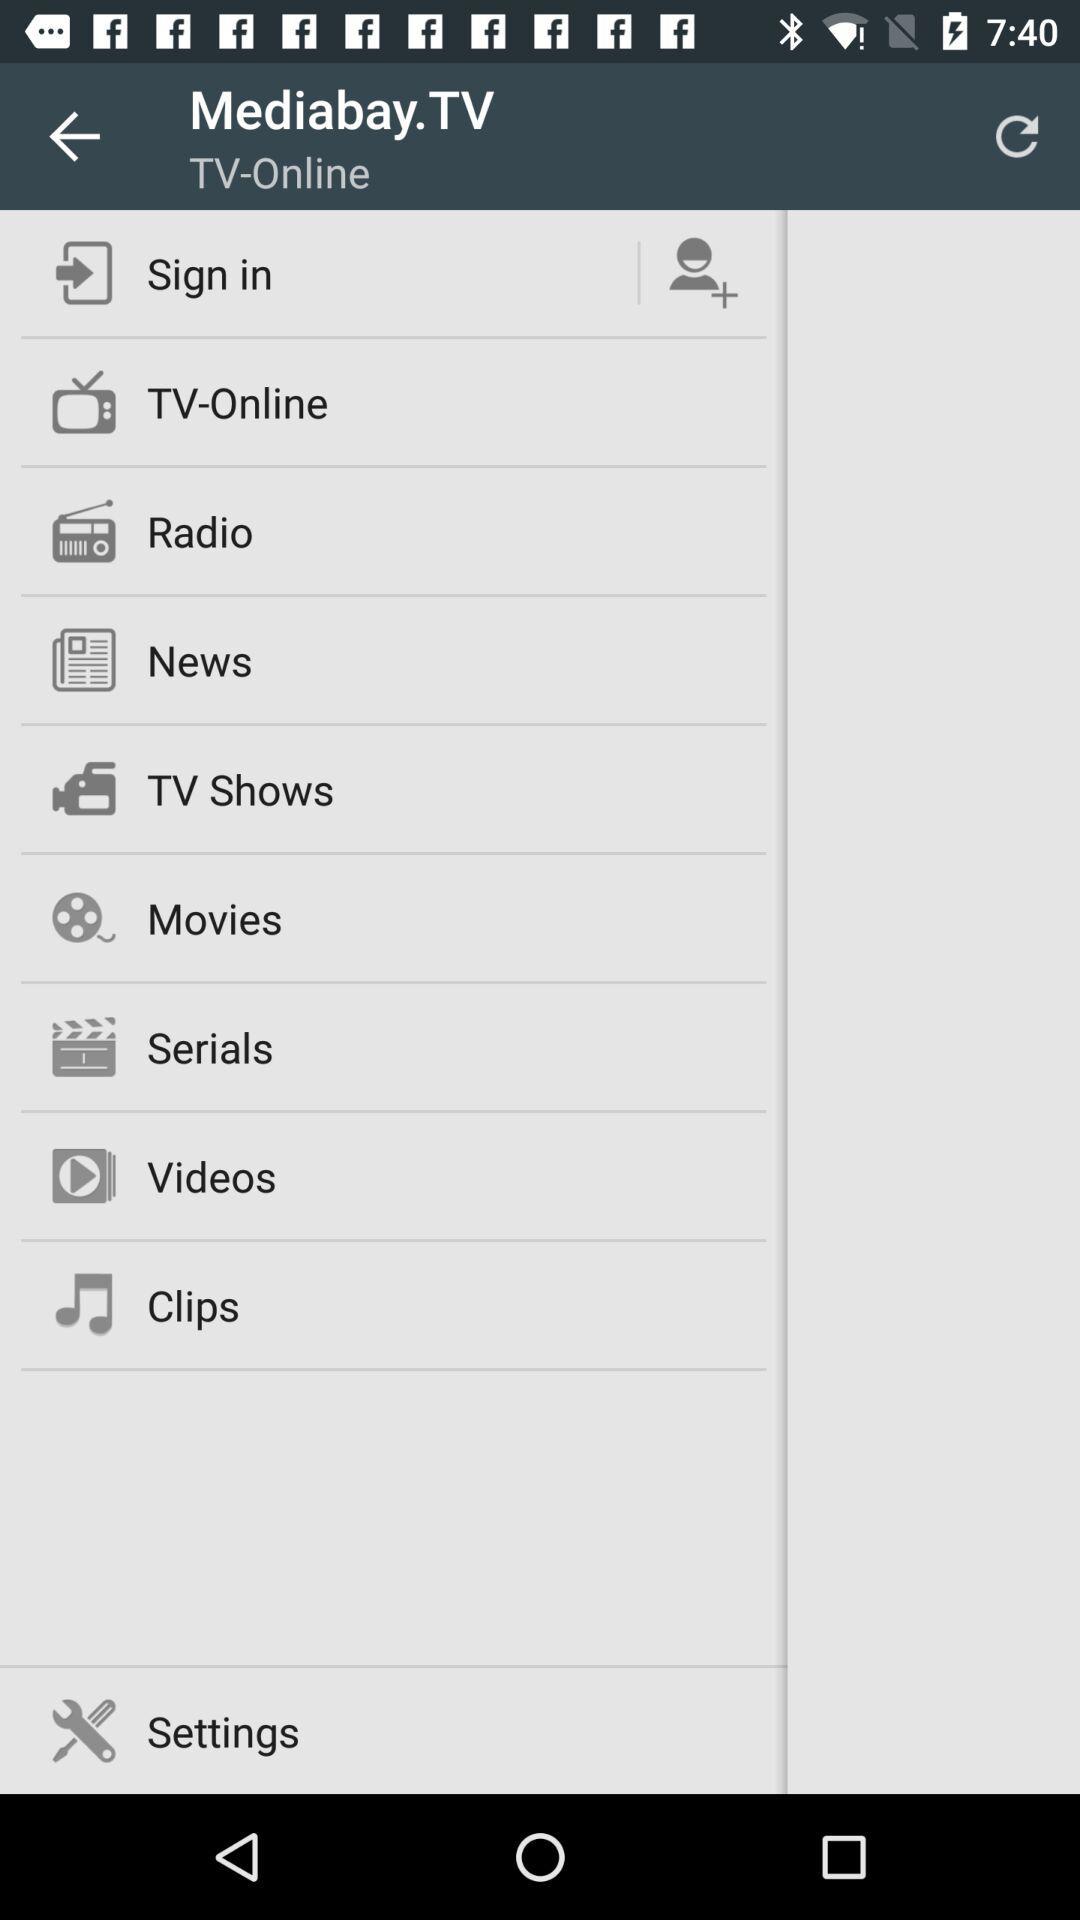 The image size is (1080, 1920). I want to click on the follow icon, so click(702, 272).